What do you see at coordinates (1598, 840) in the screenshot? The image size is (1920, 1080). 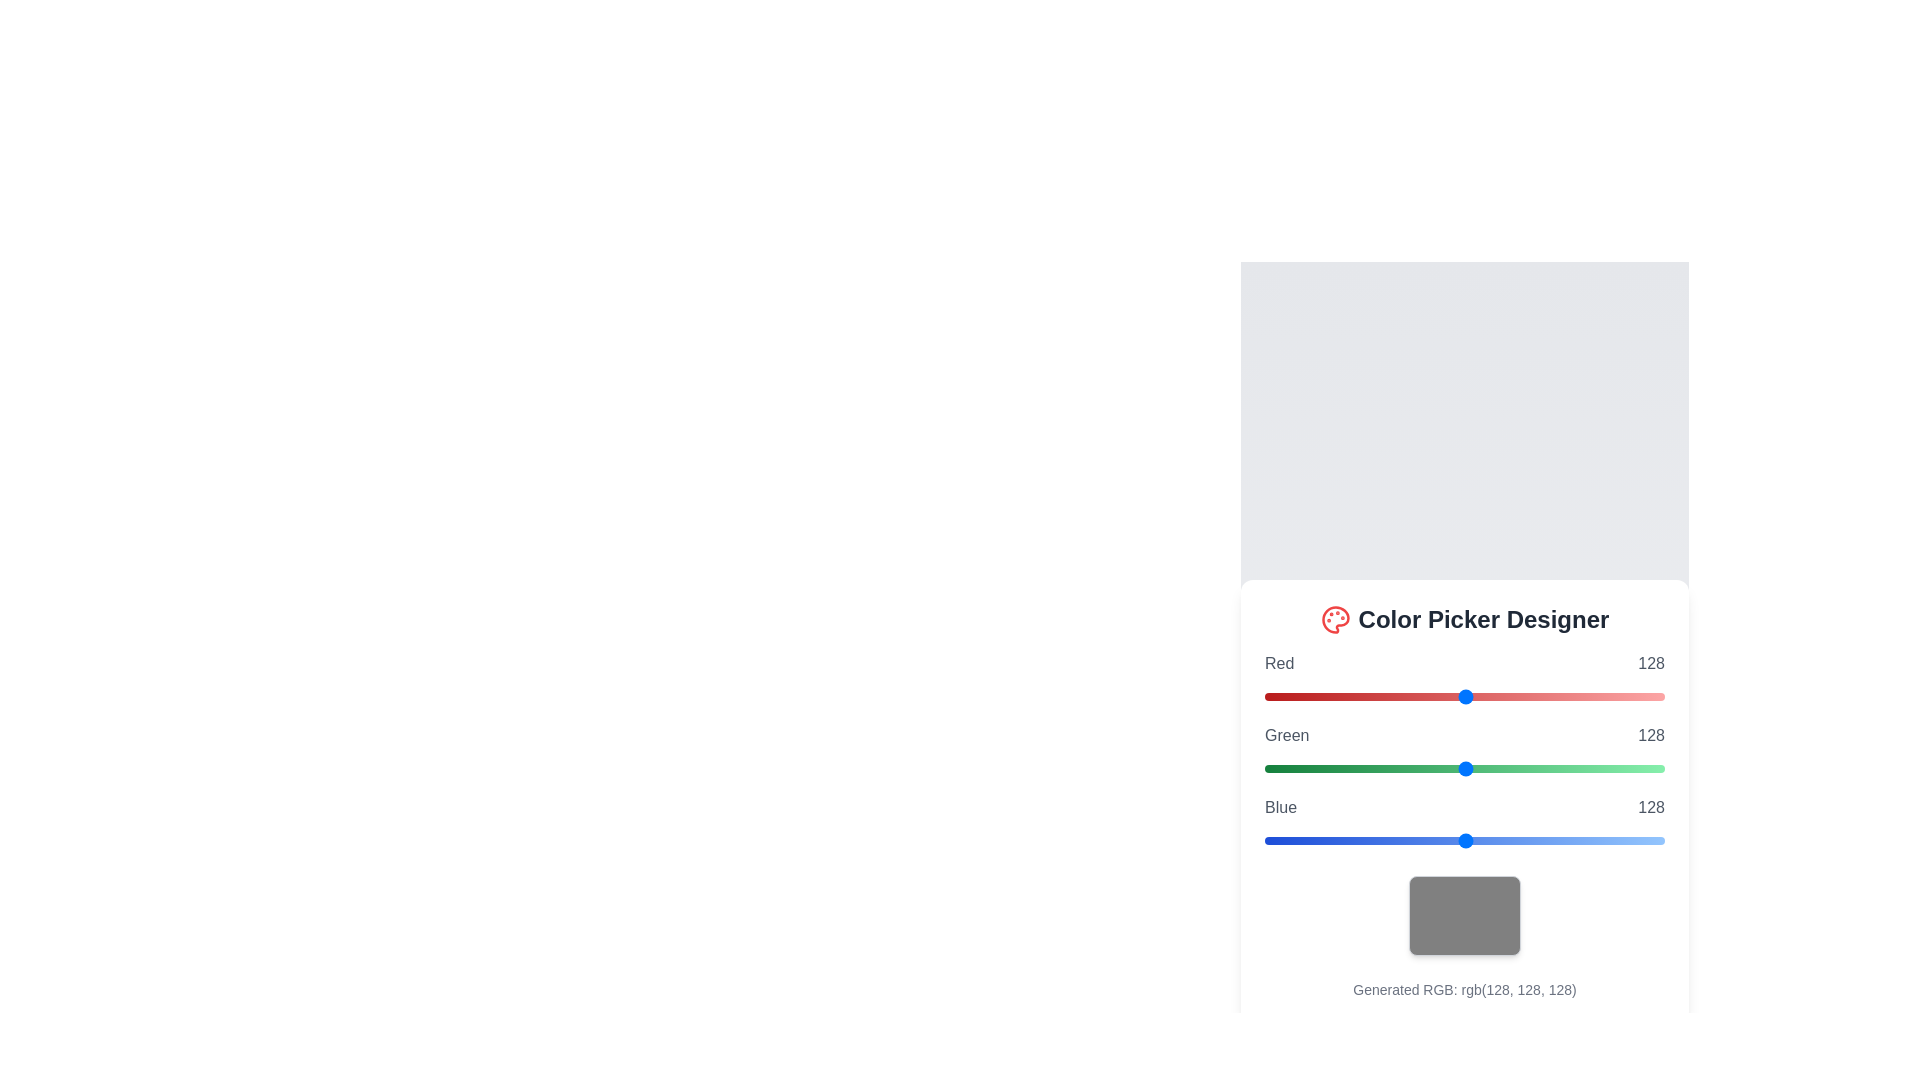 I see `the blue slider to set its value to 213` at bounding box center [1598, 840].